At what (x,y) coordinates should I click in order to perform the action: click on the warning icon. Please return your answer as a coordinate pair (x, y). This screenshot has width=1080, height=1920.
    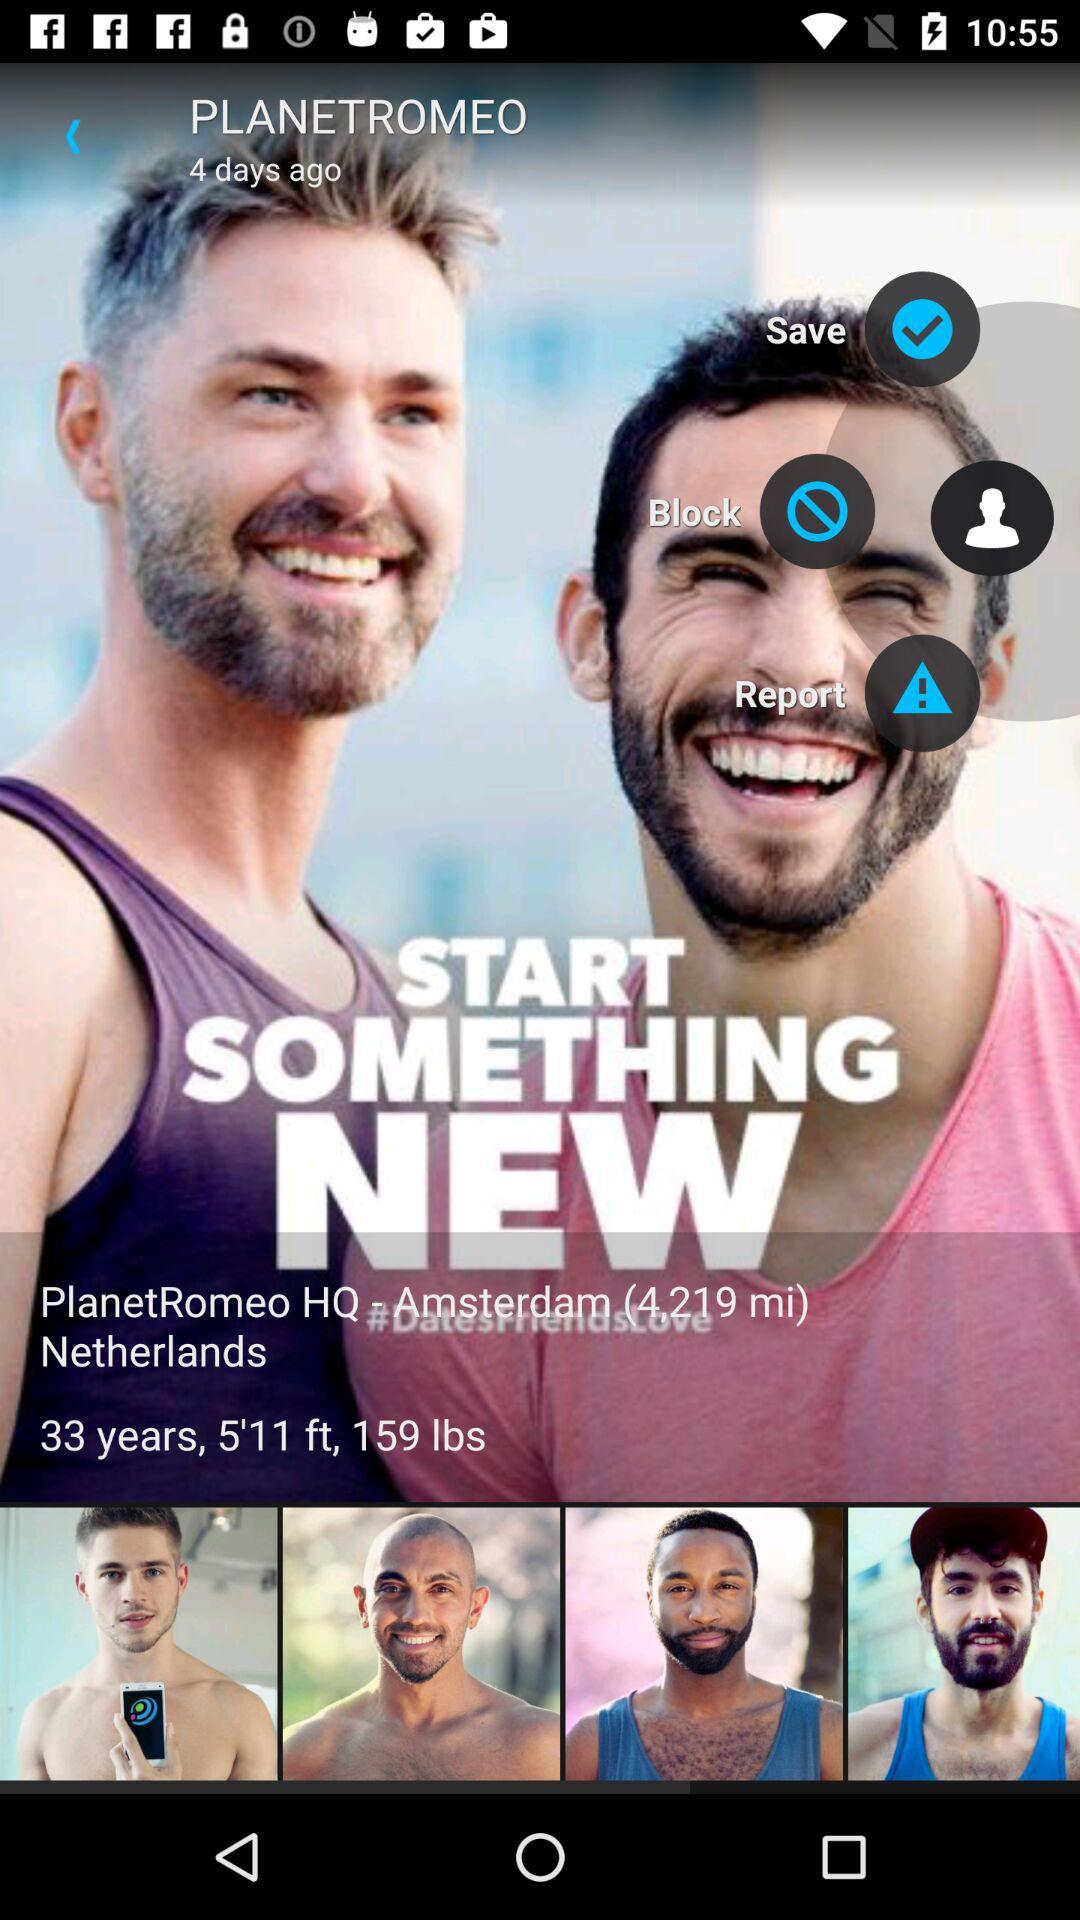
    Looking at the image, I should click on (922, 693).